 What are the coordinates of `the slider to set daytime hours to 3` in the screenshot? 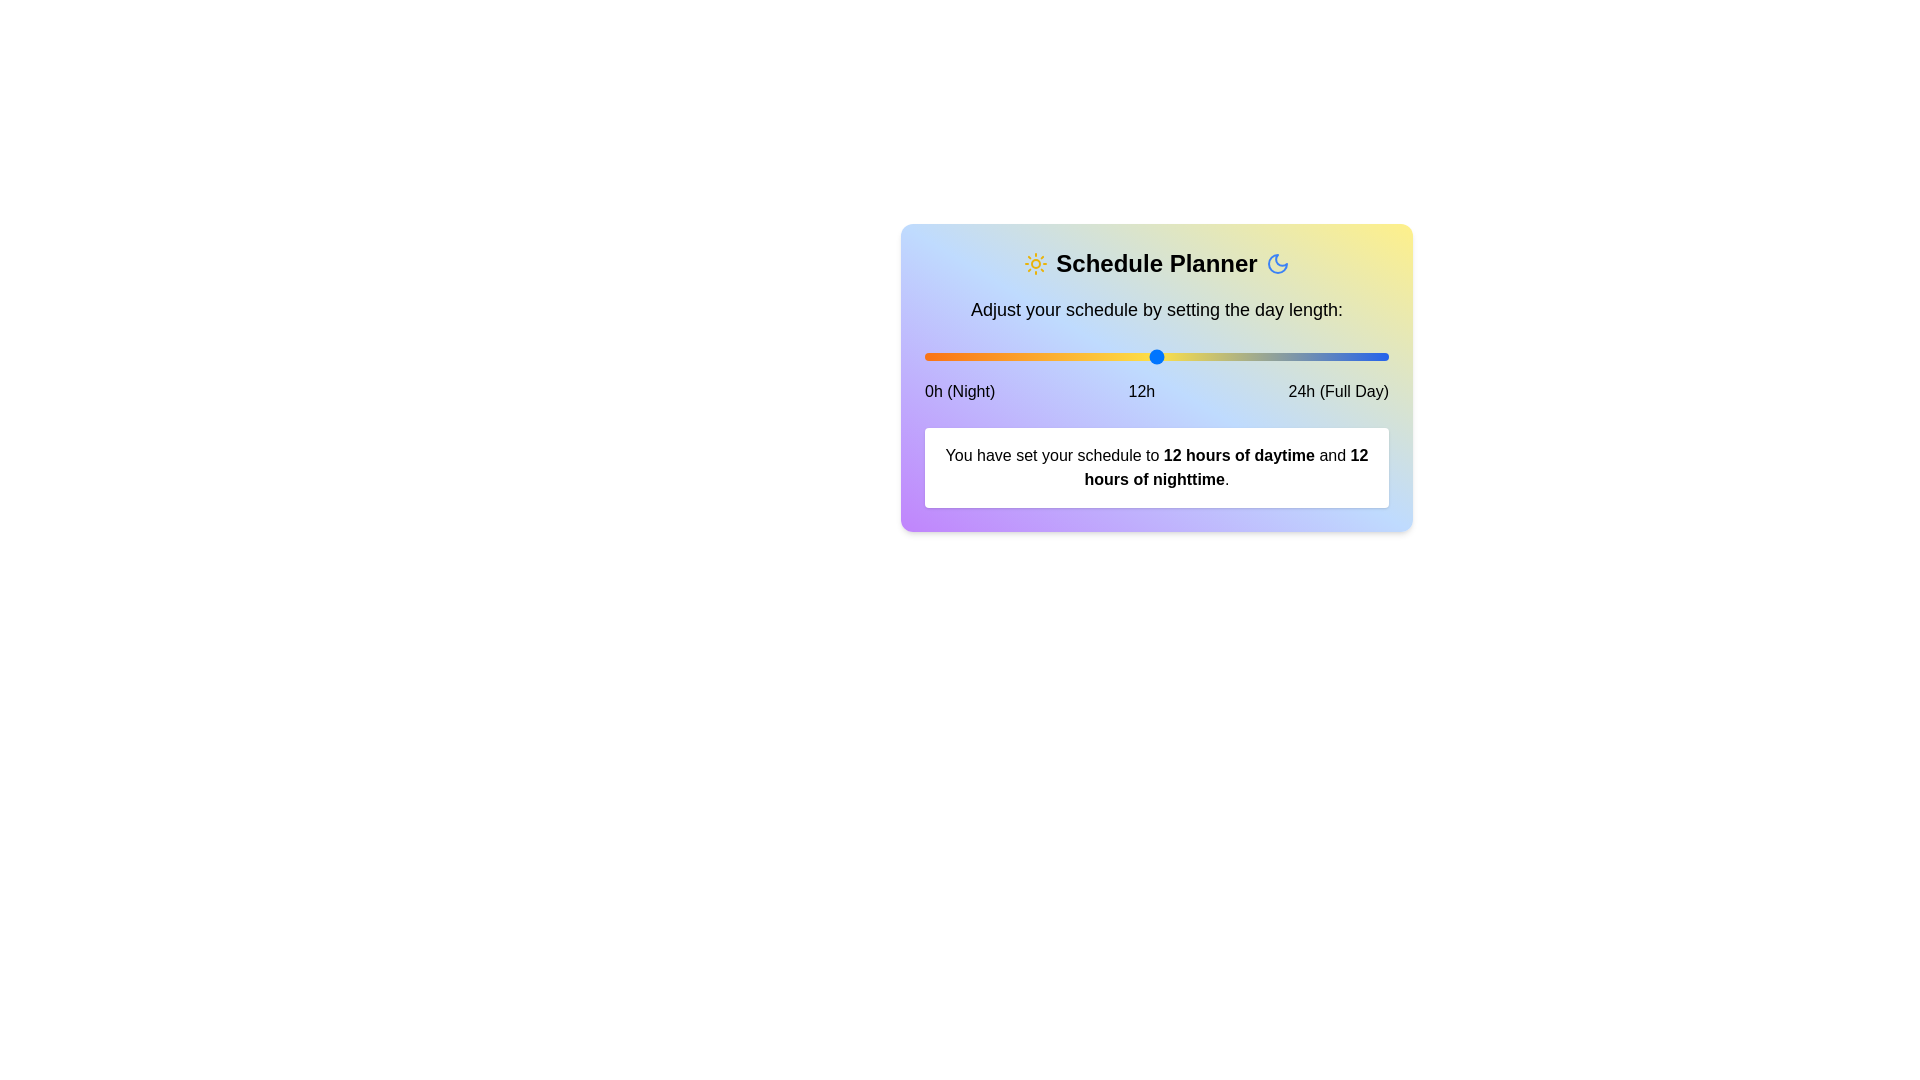 It's located at (983, 356).